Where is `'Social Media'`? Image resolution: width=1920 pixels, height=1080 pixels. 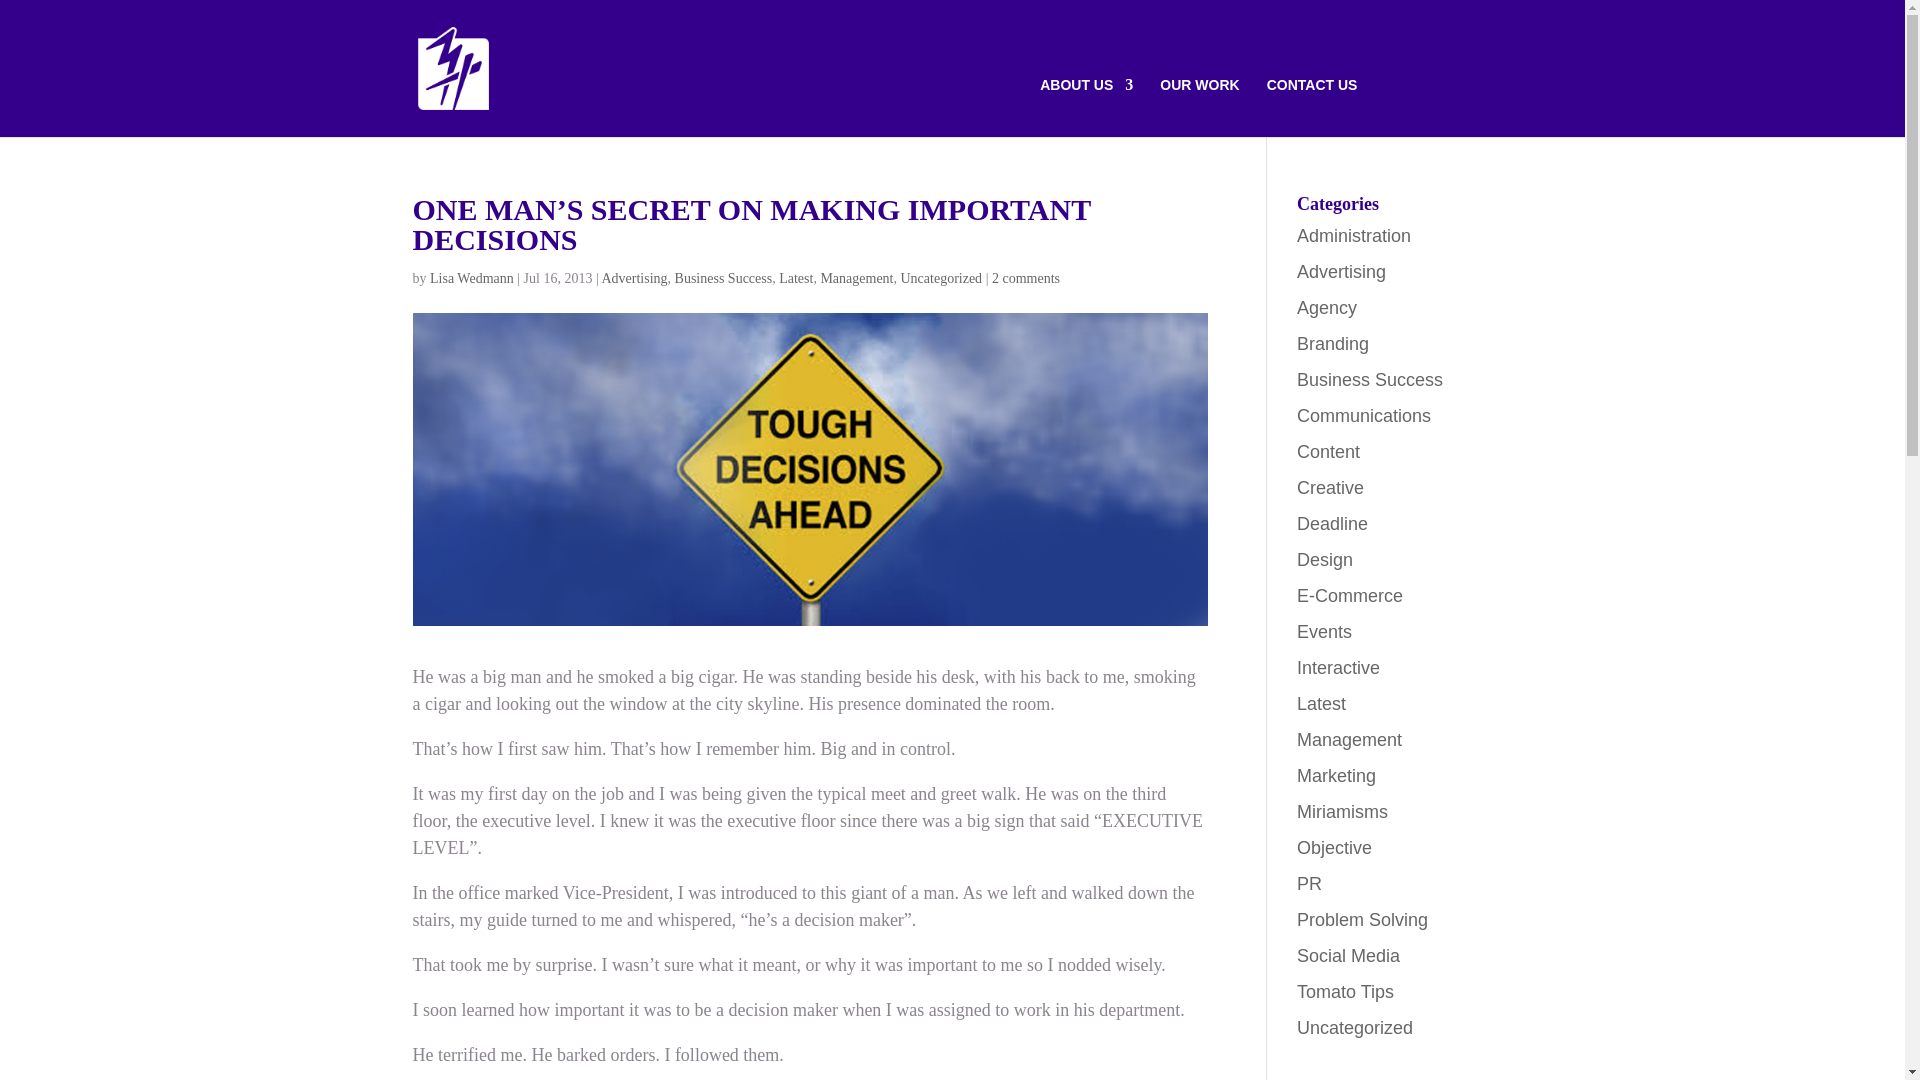
'Social Media' is located at coordinates (1348, 955).